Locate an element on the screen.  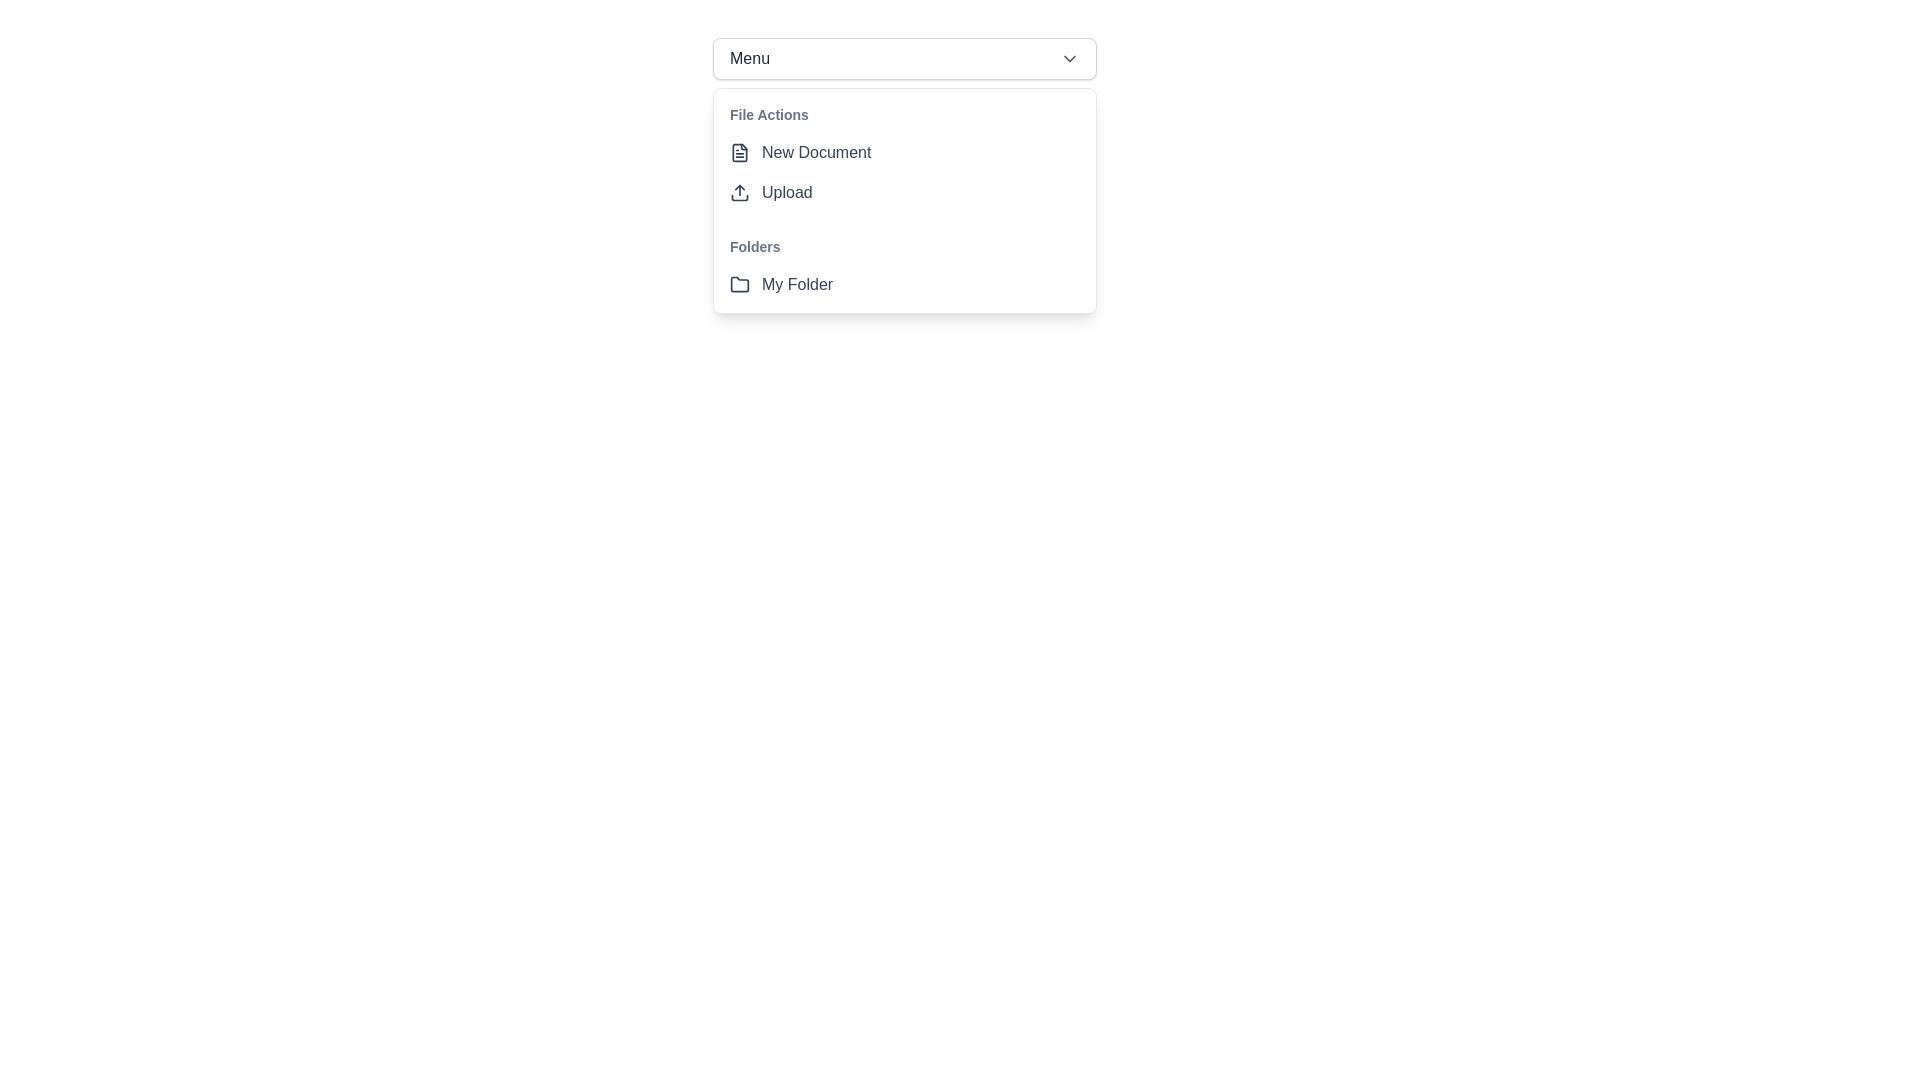
the text label representing the folder named 'My Folder' located in the submenu under the 'Folders' section of the dropdown menu is located at coordinates (796, 285).